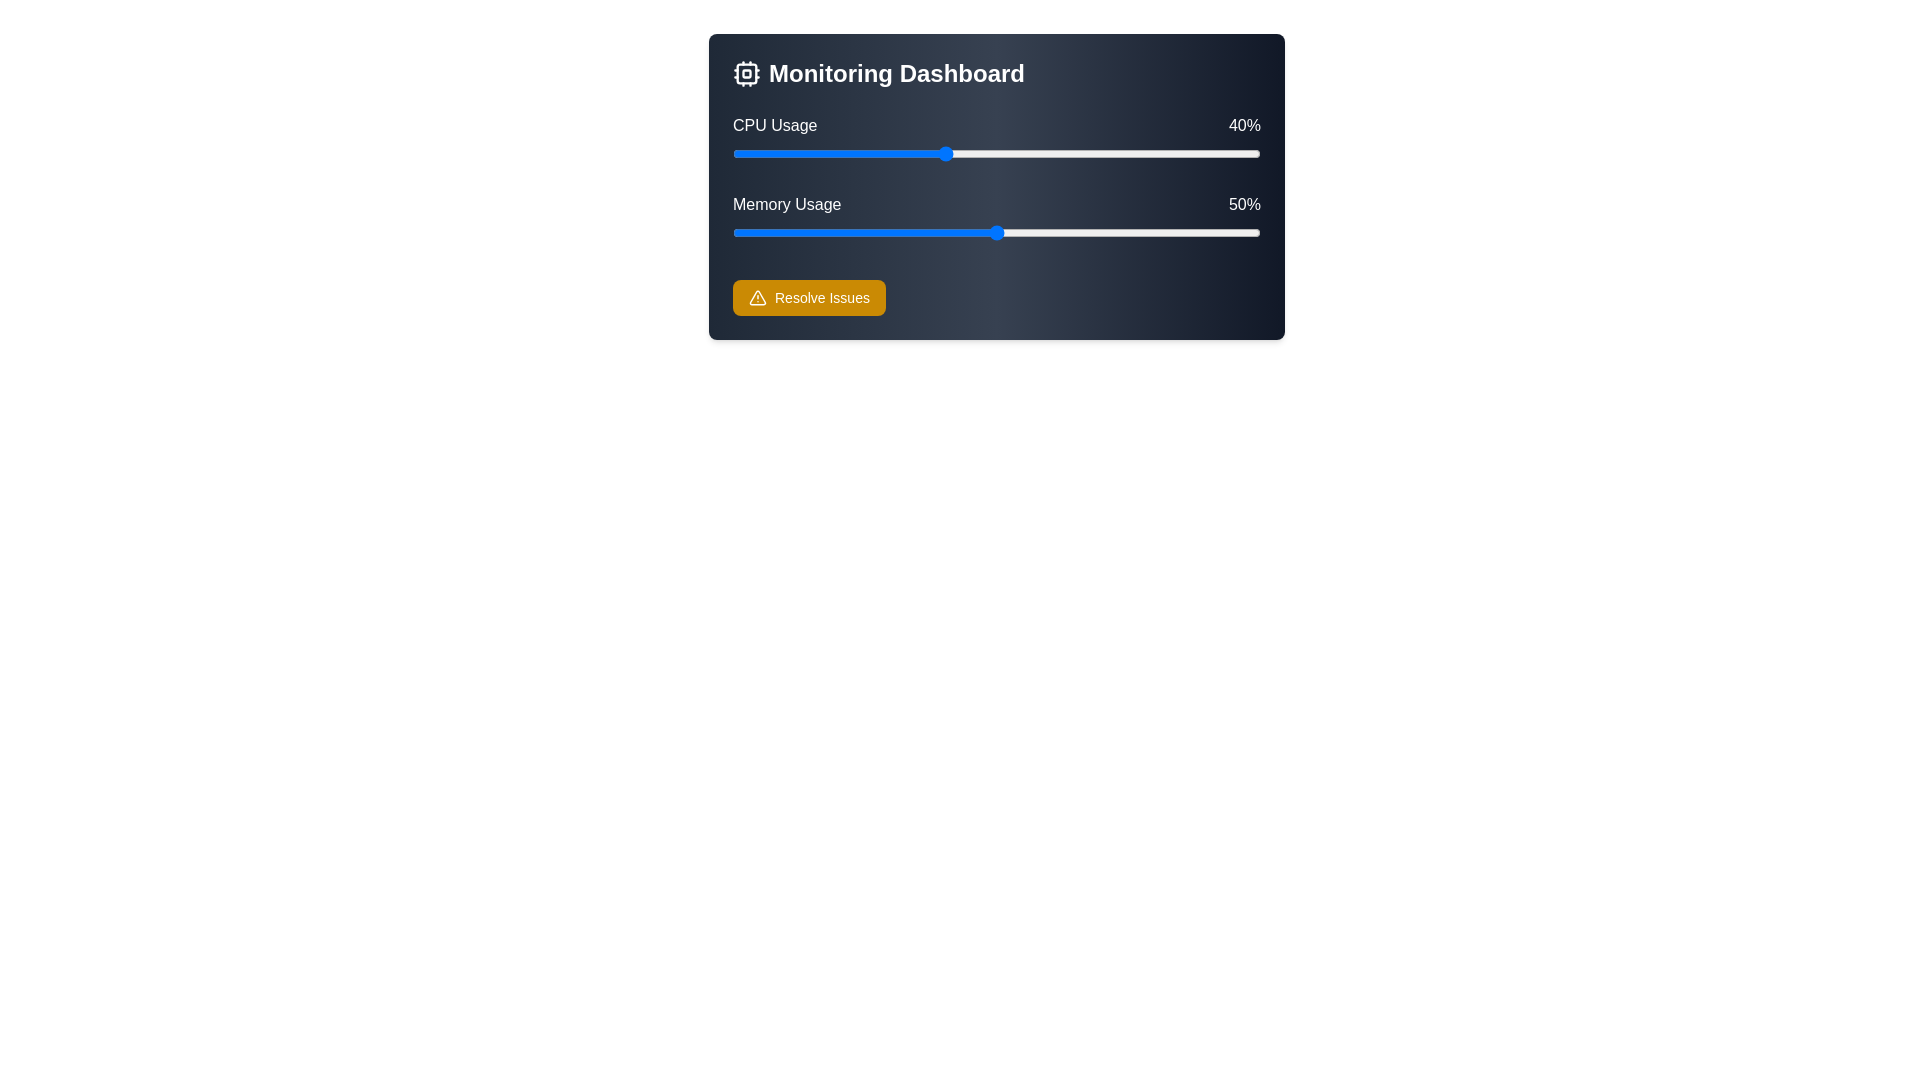 This screenshot has width=1920, height=1080. What do you see at coordinates (768, 153) in the screenshot?
I see `CPU usage` at bounding box center [768, 153].